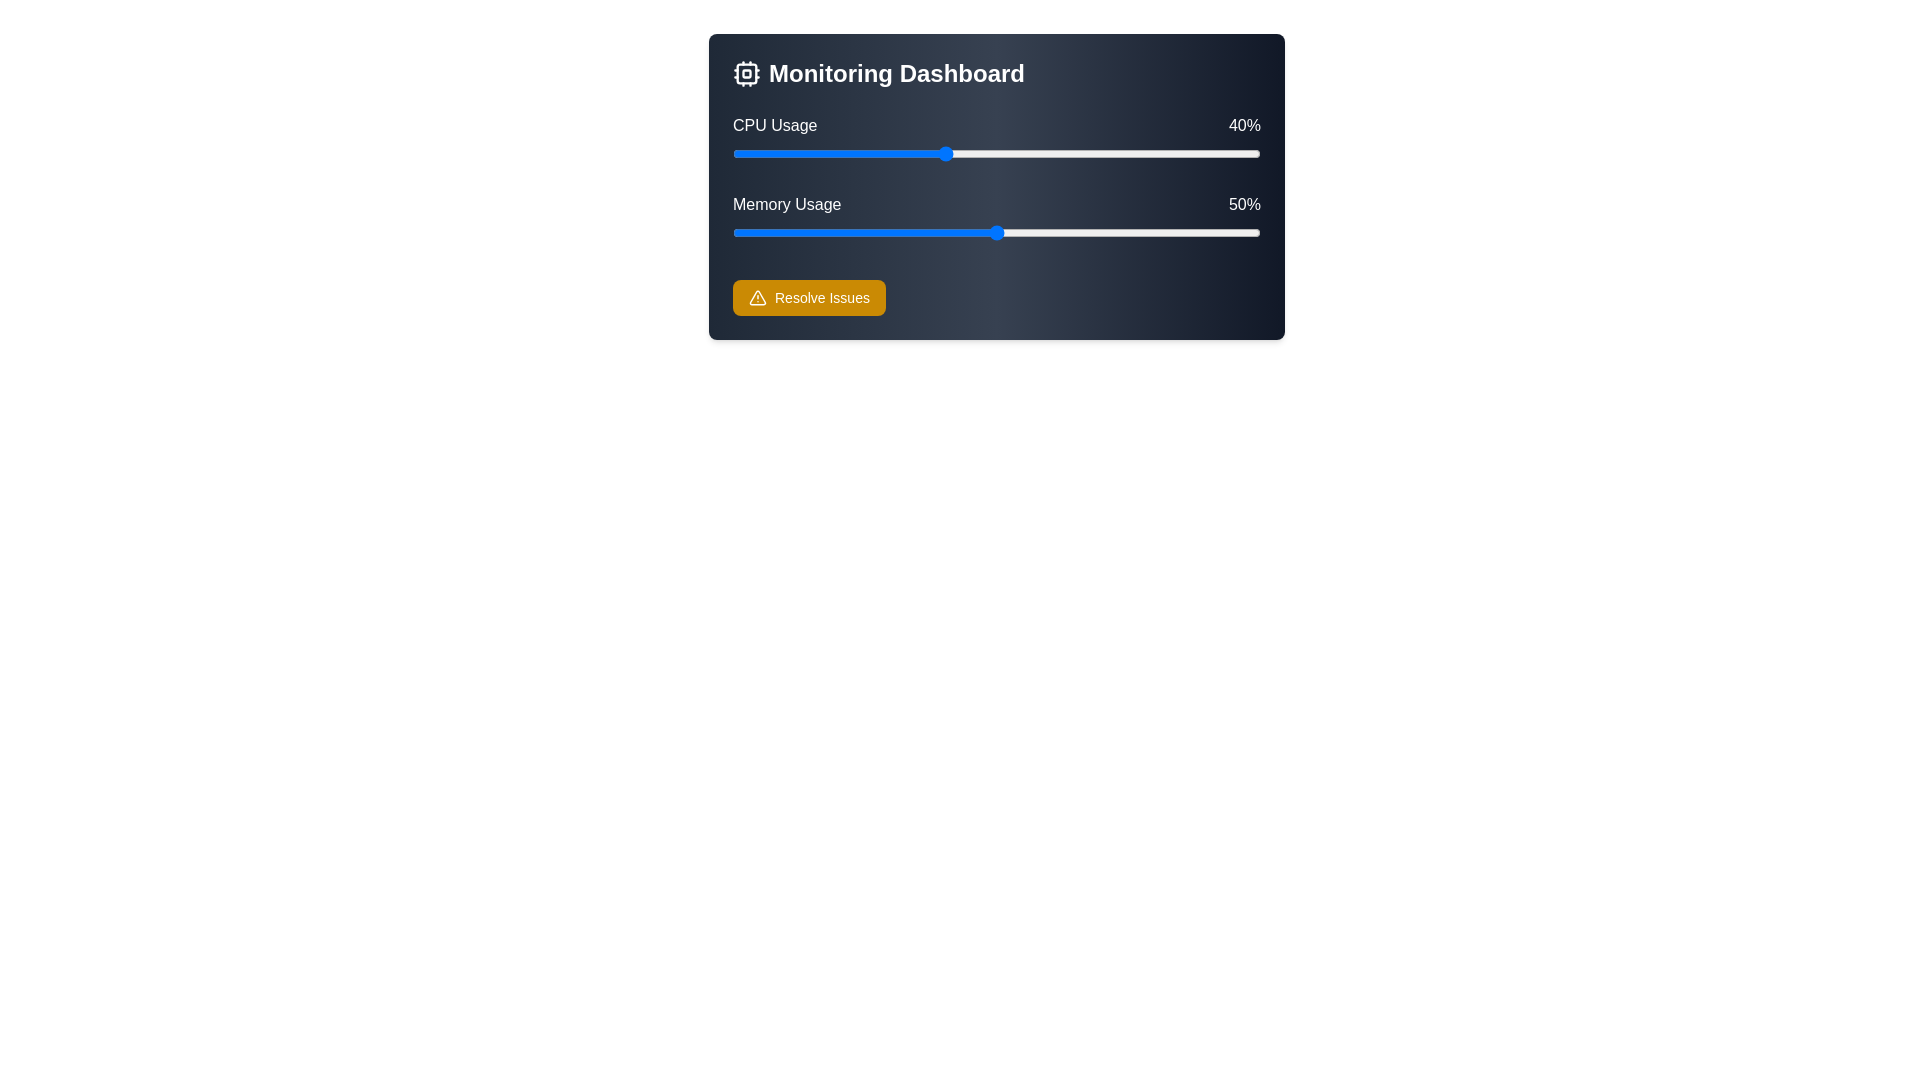 This screenshot has width=1920, height=1080. What do you see at coordinates (768, 153) in the screenshot?
I see `CPU usage` at bounding box center [768, 153].